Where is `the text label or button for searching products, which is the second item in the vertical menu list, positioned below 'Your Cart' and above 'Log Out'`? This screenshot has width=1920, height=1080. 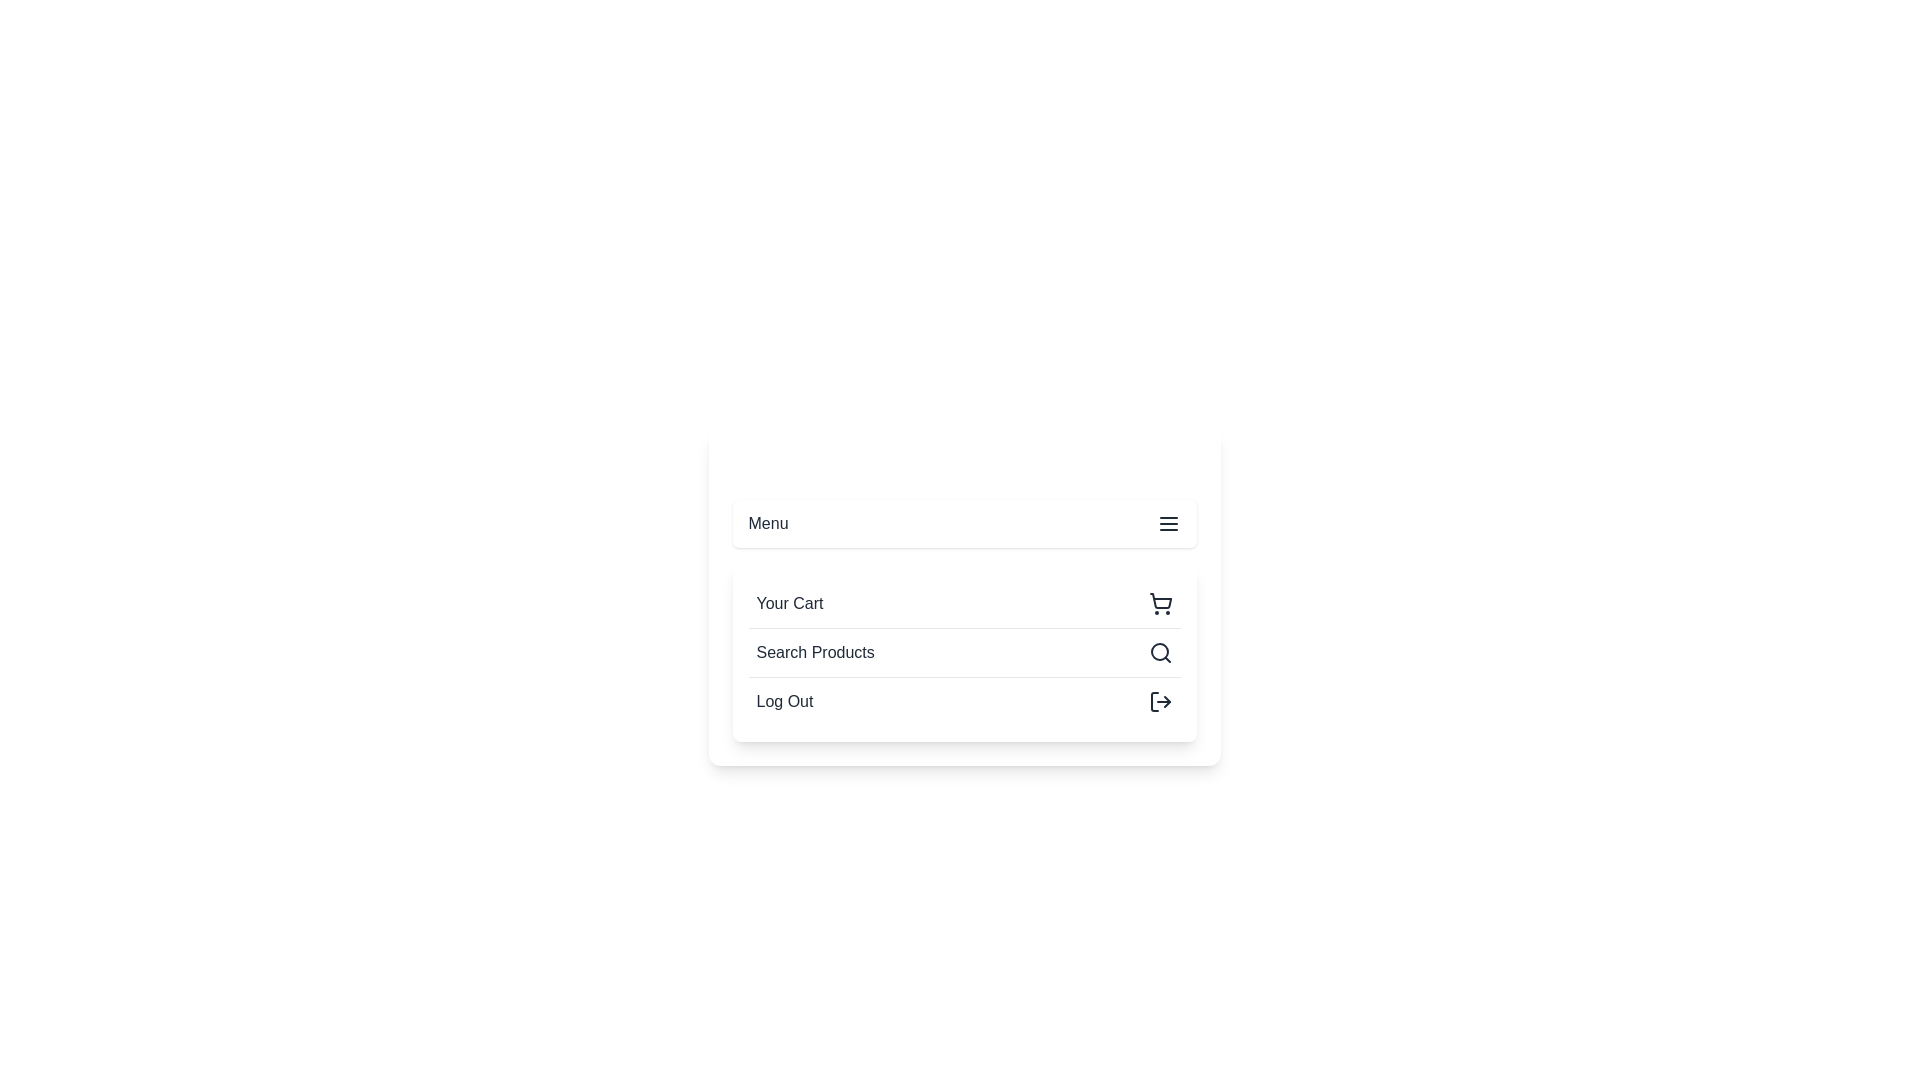
the text label or button for searching products, which is the second item in the vertical menu list, positioned below 'Your Cart' and above 'Log Out' is located at coordinates (815, 652).